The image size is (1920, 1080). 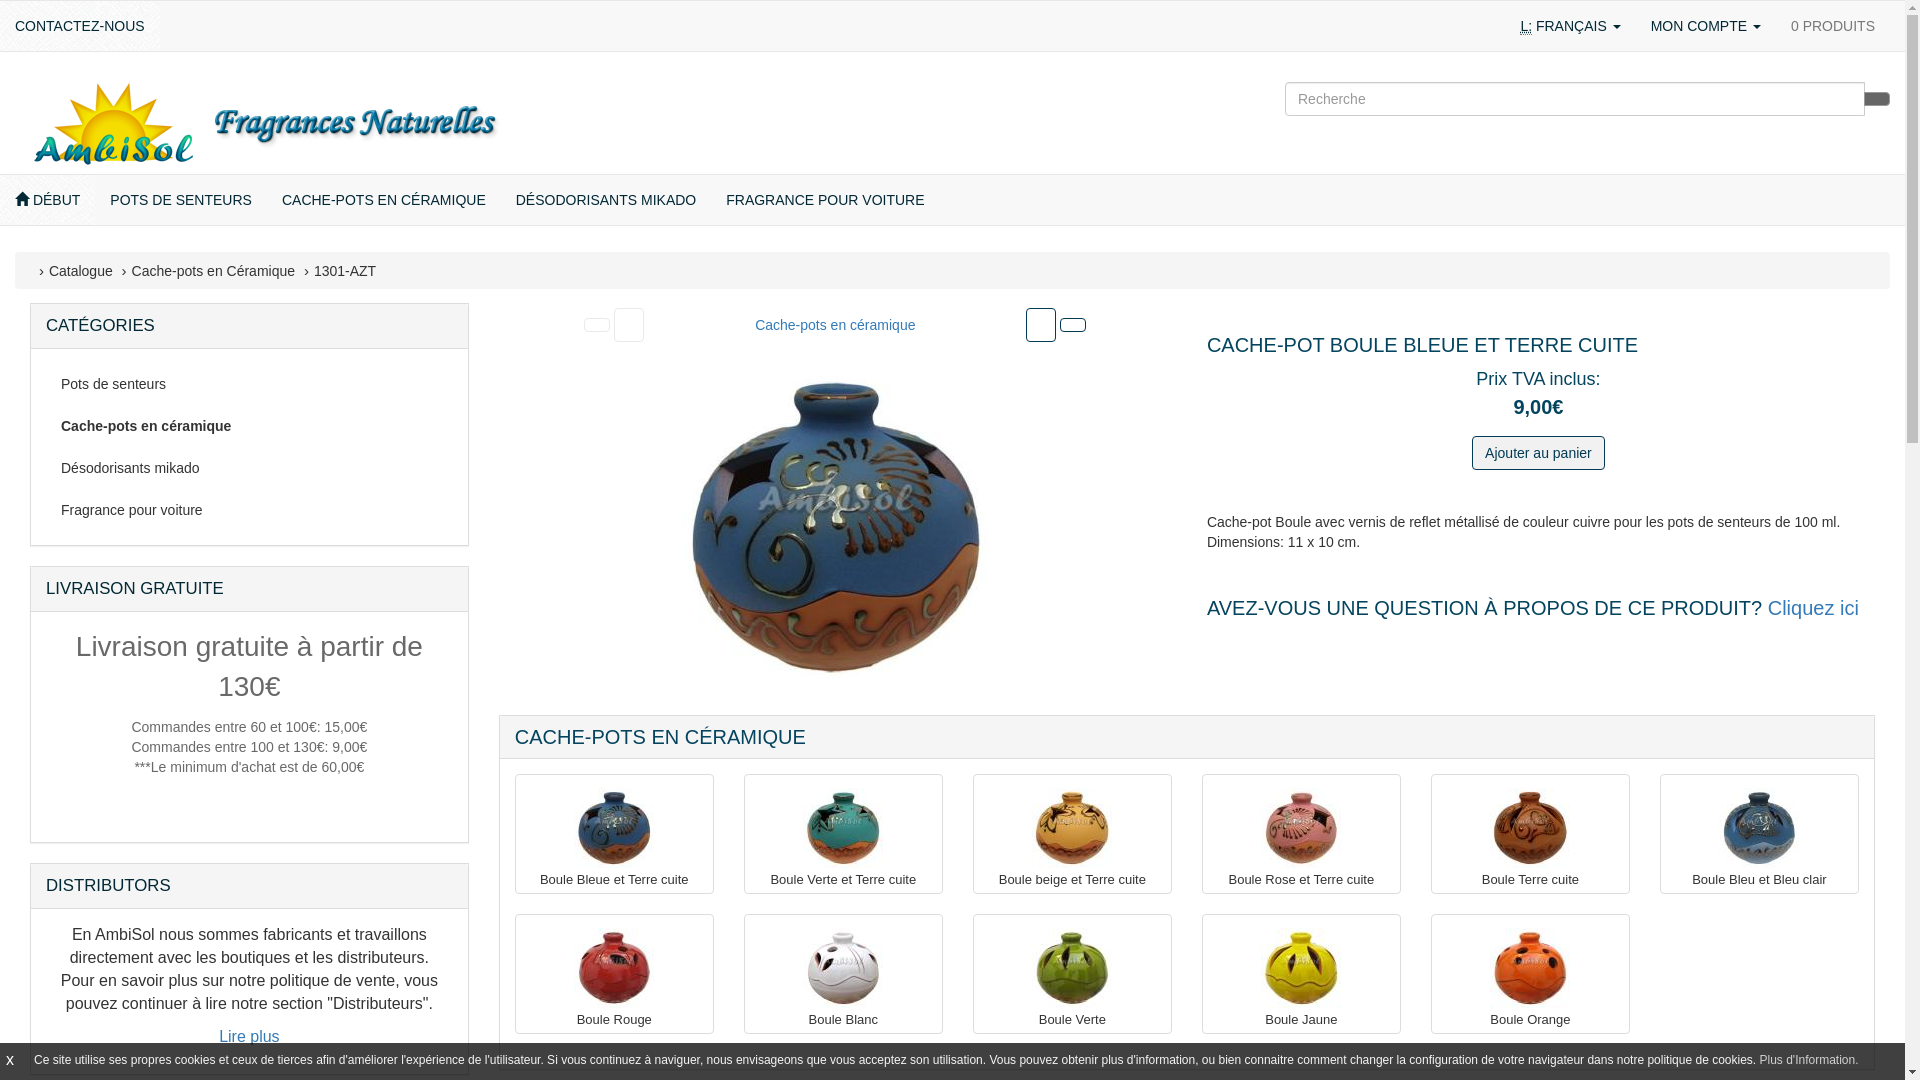 I want to click on 'POTS DE SENTEURS', so click(x=94, y=200).